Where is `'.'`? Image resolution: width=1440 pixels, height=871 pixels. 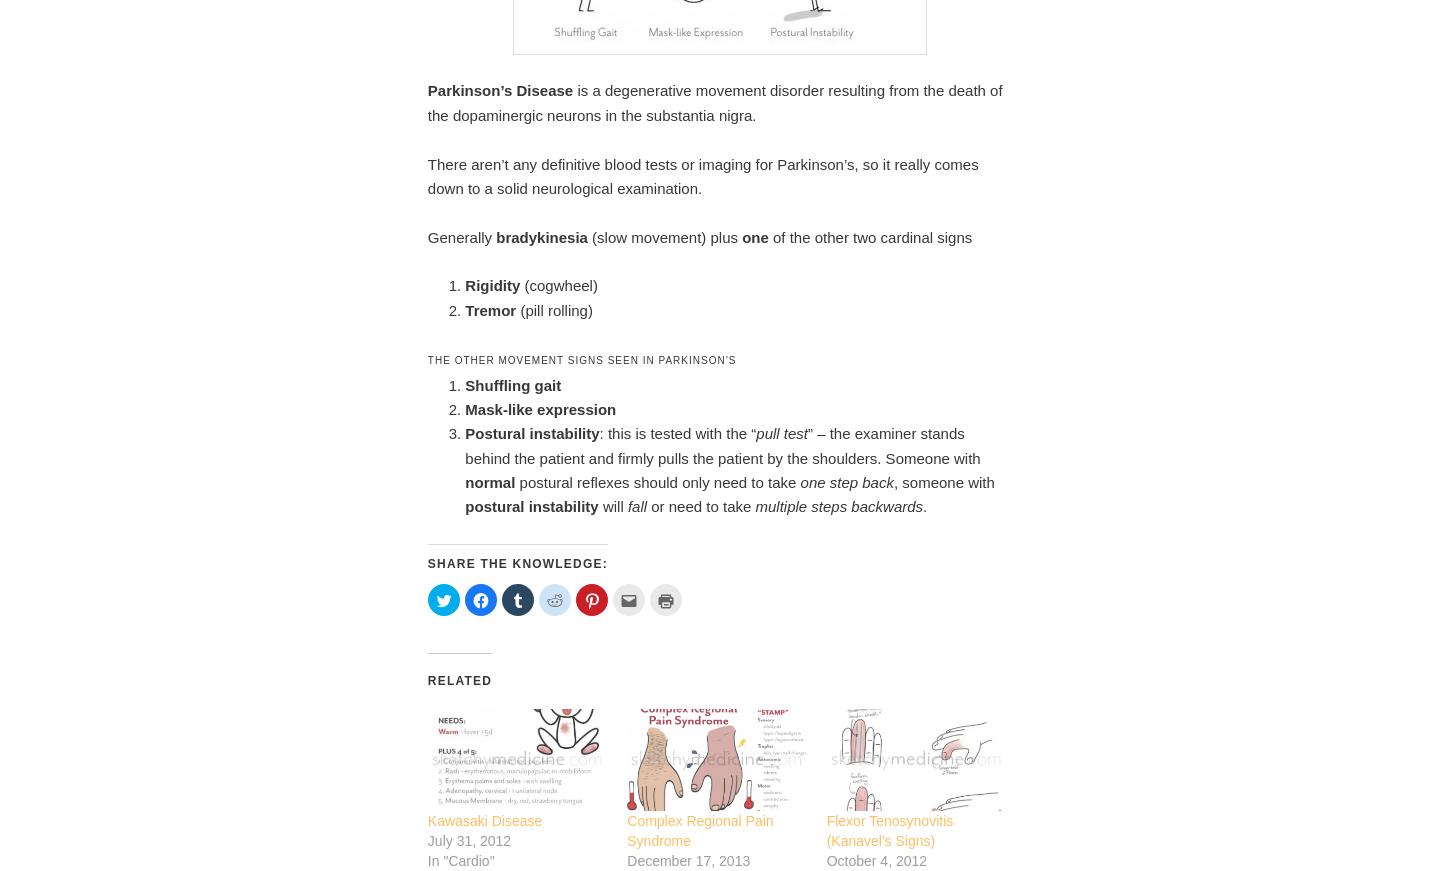
'.' is located at coordinates (925, 506).